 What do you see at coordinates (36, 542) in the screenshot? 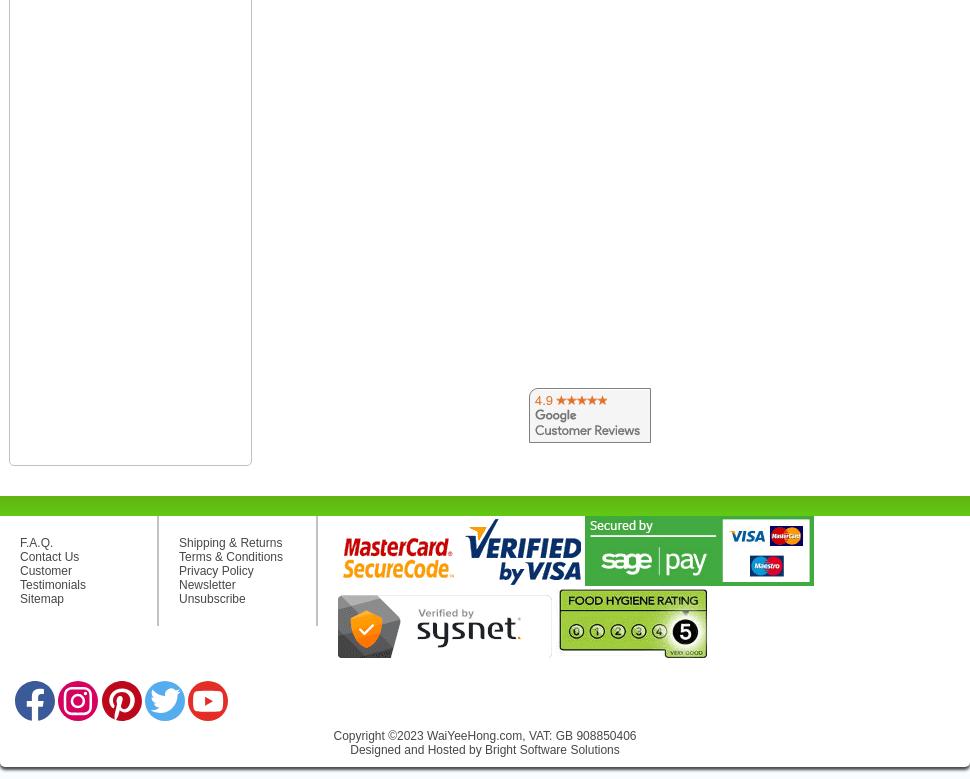
I see `'F.A.Q.'` at bounding box center [36, 542].